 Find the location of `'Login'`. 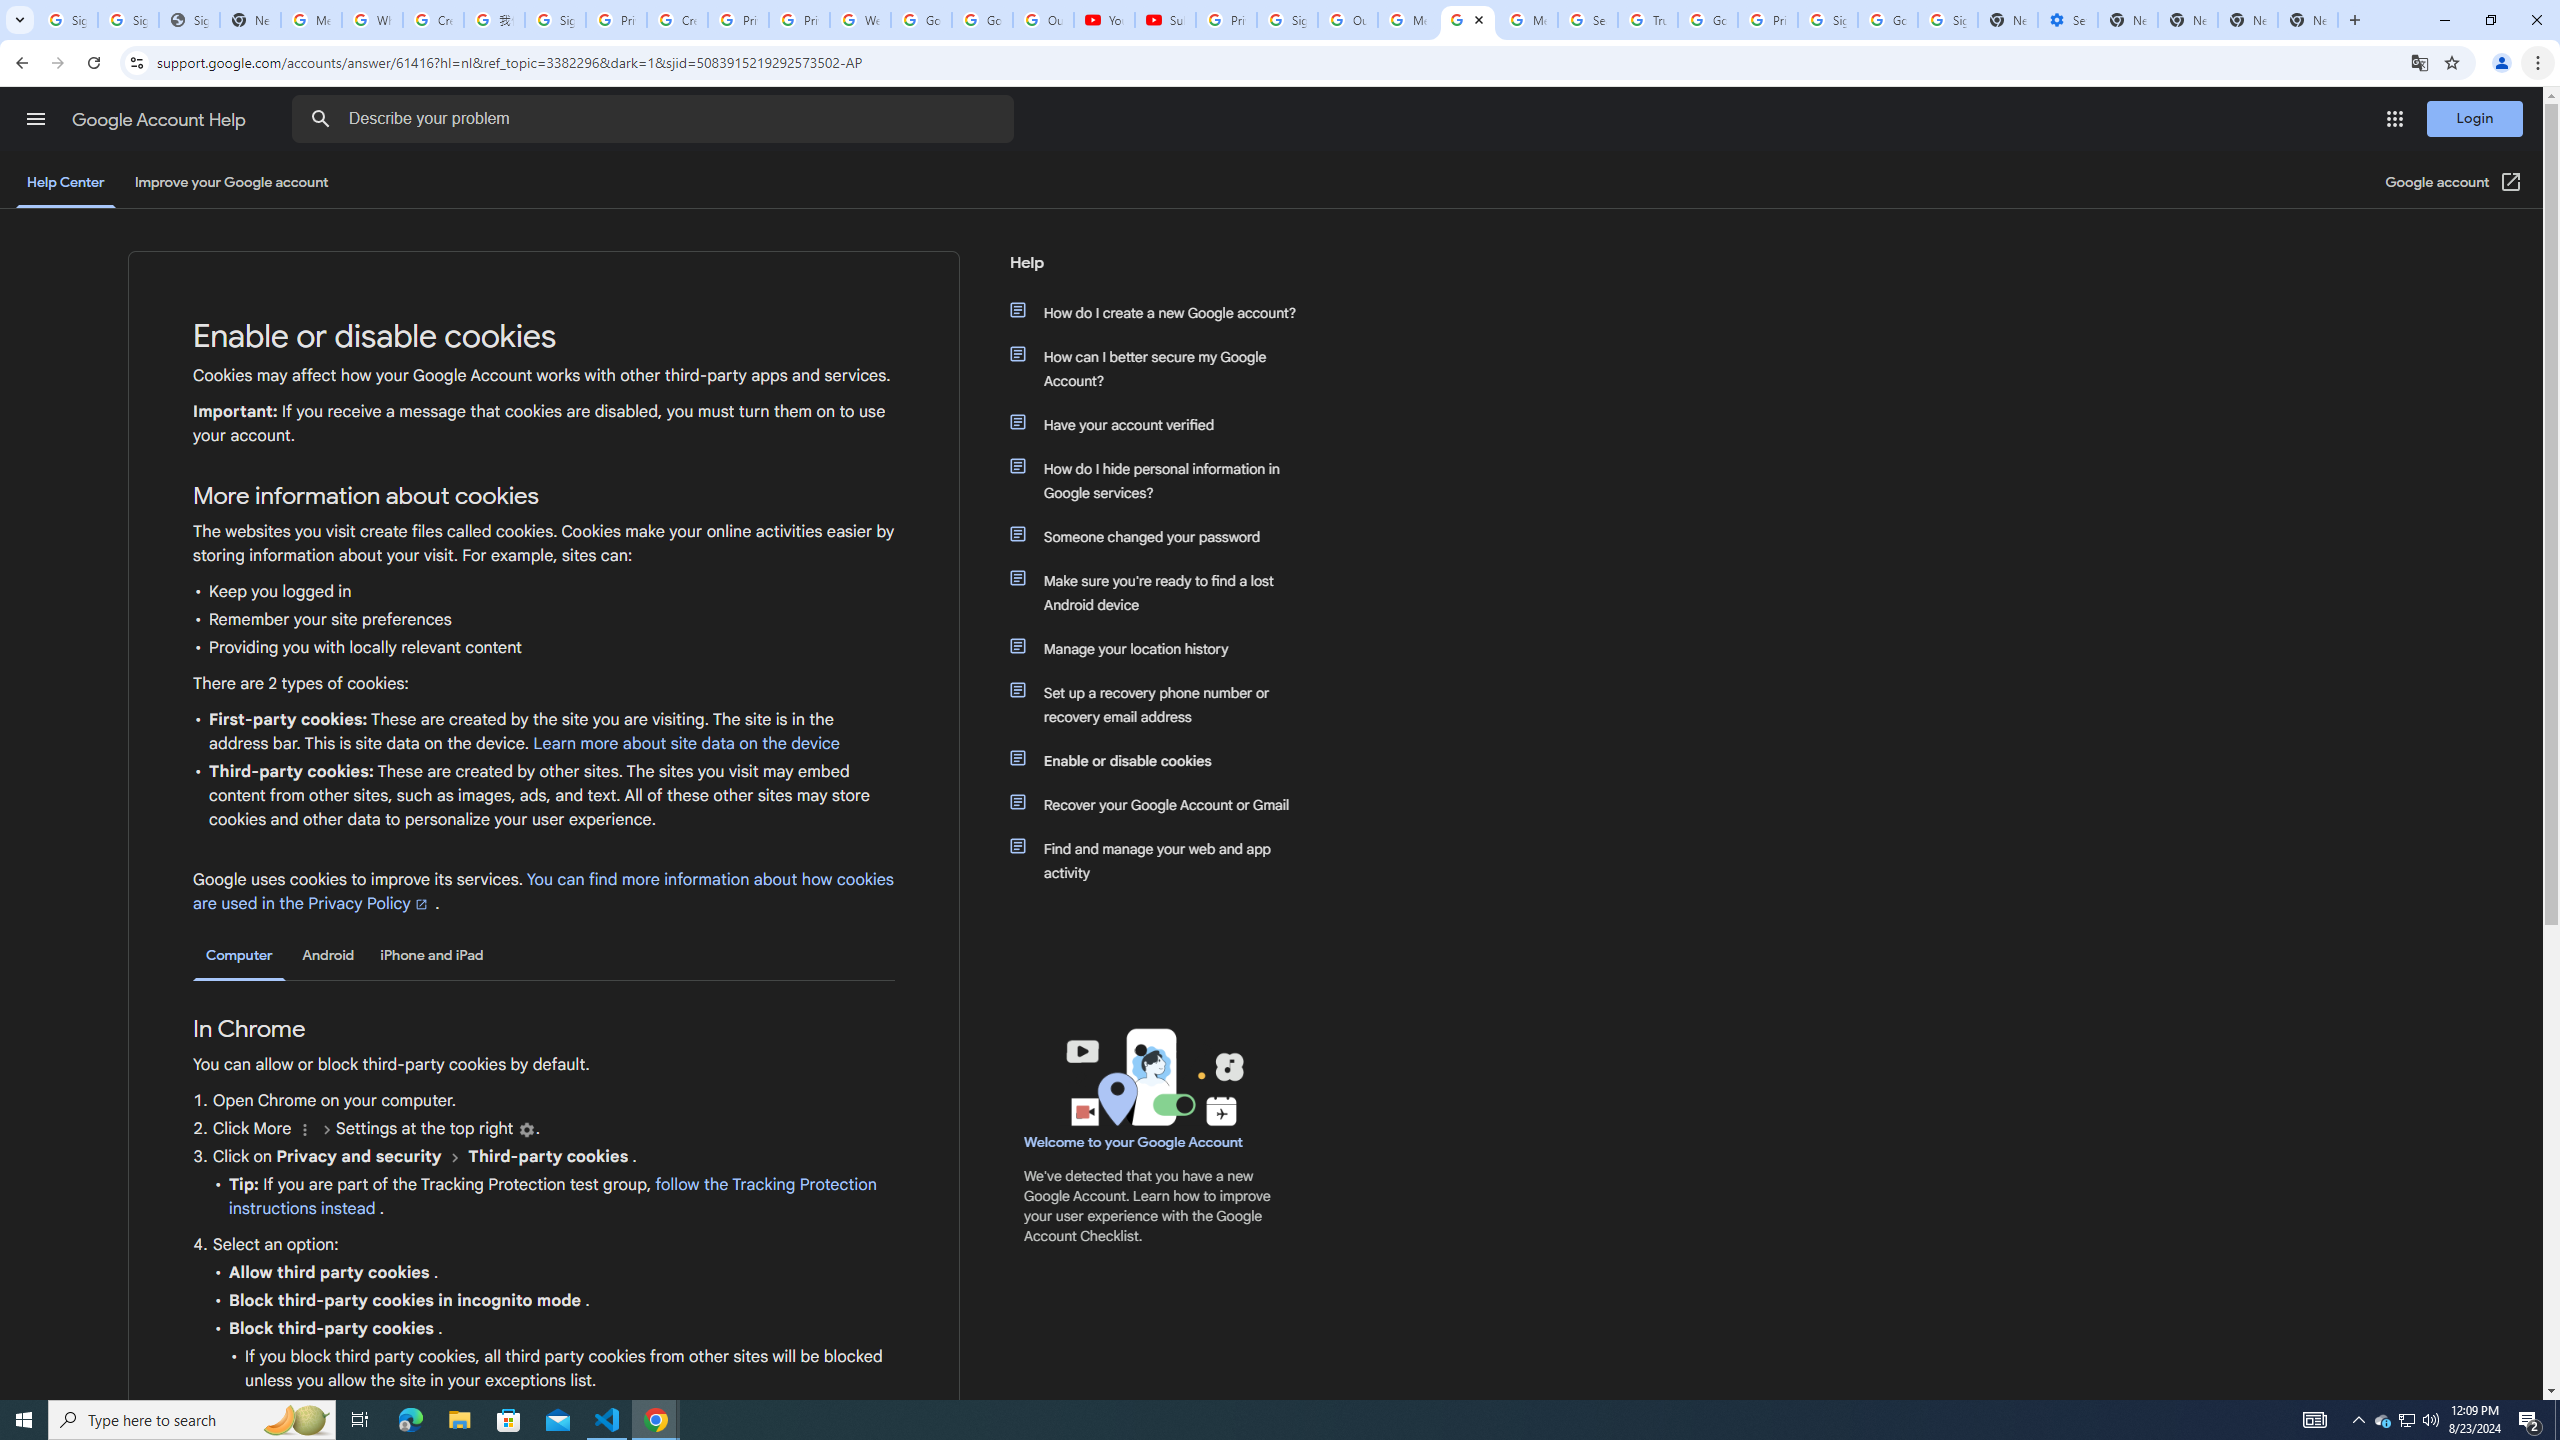

'Login' is located at coordinates (2474, 118).